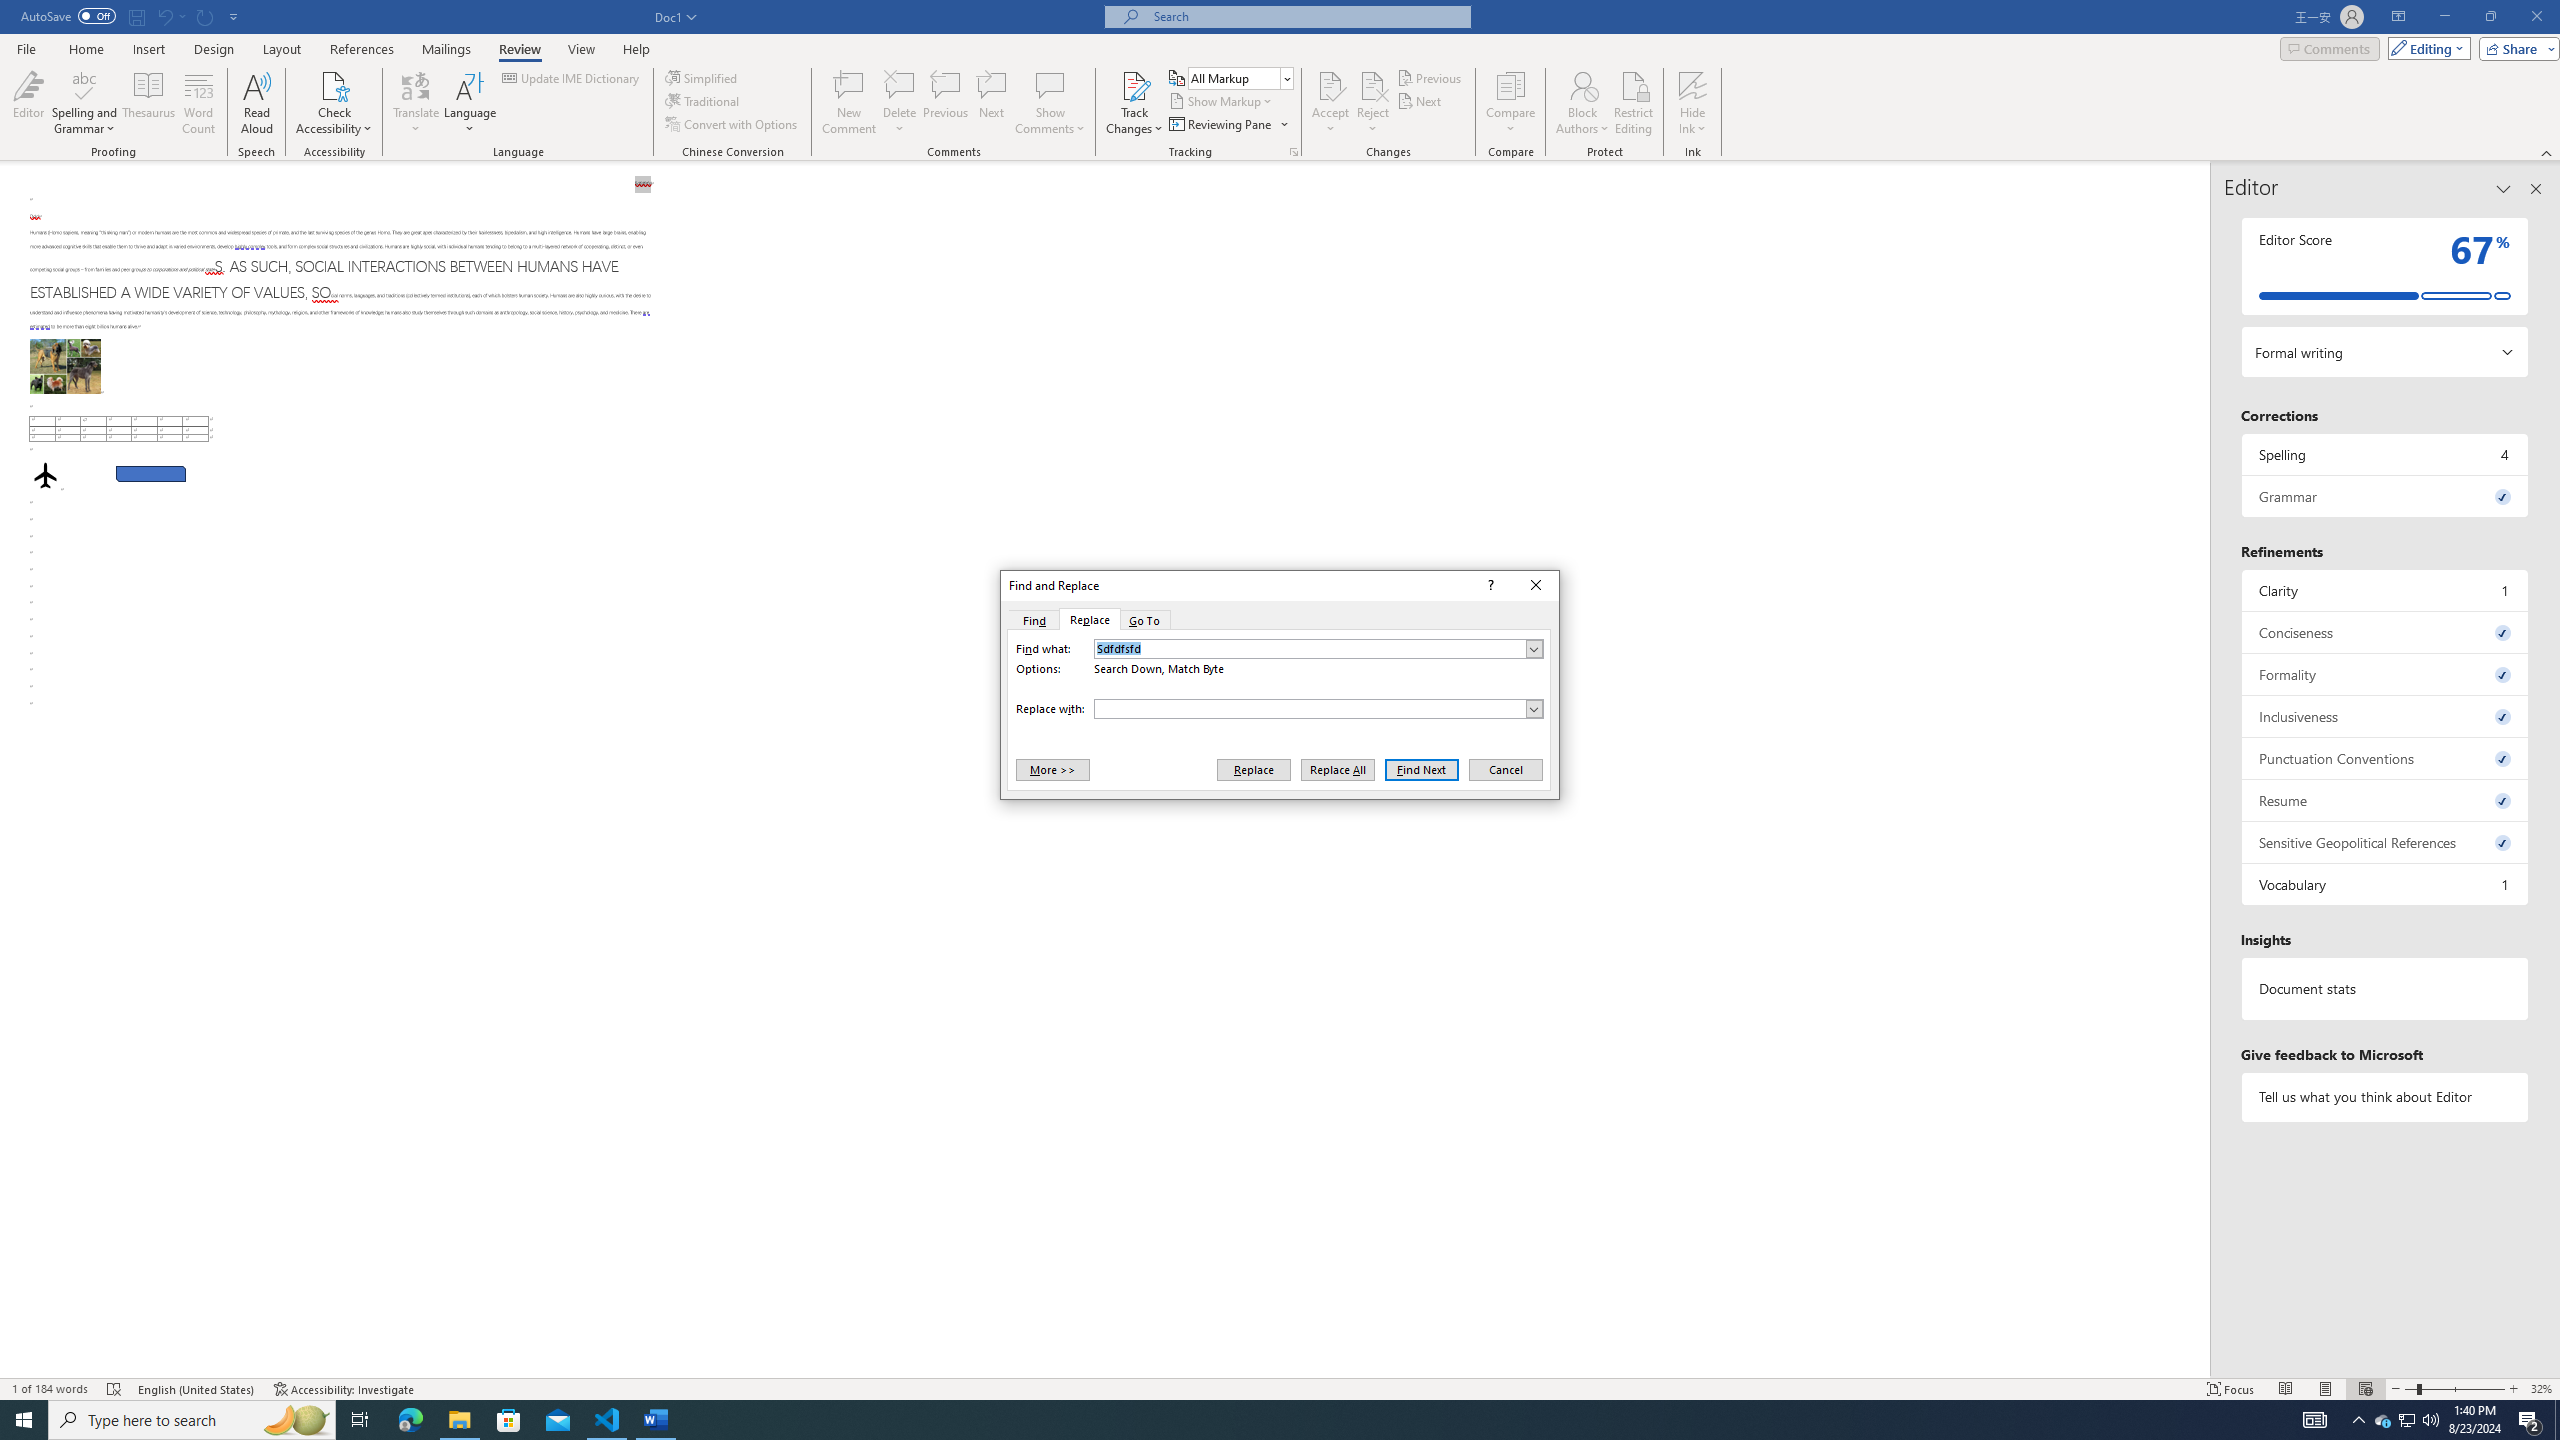 The height and width of the screenshot is (1440, 2560). Describe the element at coordinates (85, 103) in the screenshot. I see `'Spelling and Grammar'` at that location.